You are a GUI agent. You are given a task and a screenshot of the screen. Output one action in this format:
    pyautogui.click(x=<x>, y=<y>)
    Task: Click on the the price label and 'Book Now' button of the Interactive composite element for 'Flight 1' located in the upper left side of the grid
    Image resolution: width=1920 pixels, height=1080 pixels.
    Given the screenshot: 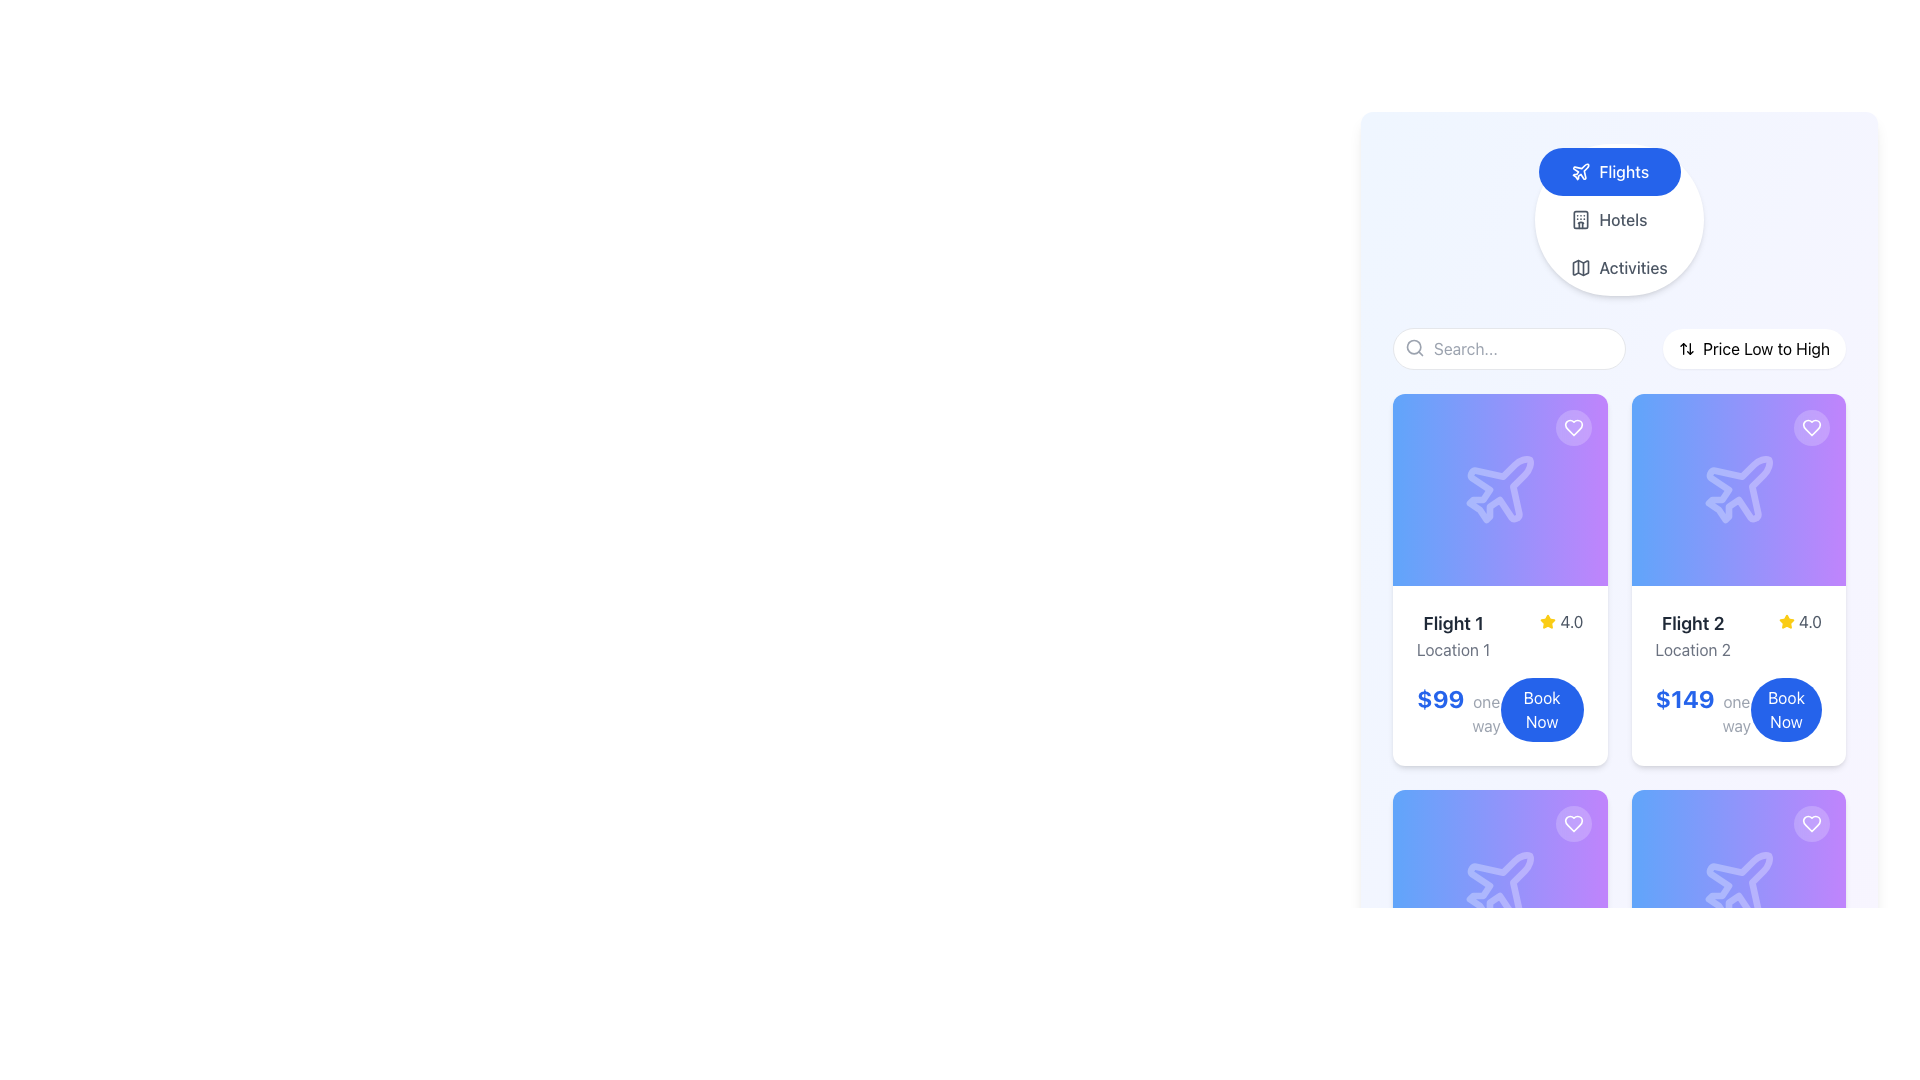 What is the action you would take?
    pyautogui.click(x=1500, y=708)
    